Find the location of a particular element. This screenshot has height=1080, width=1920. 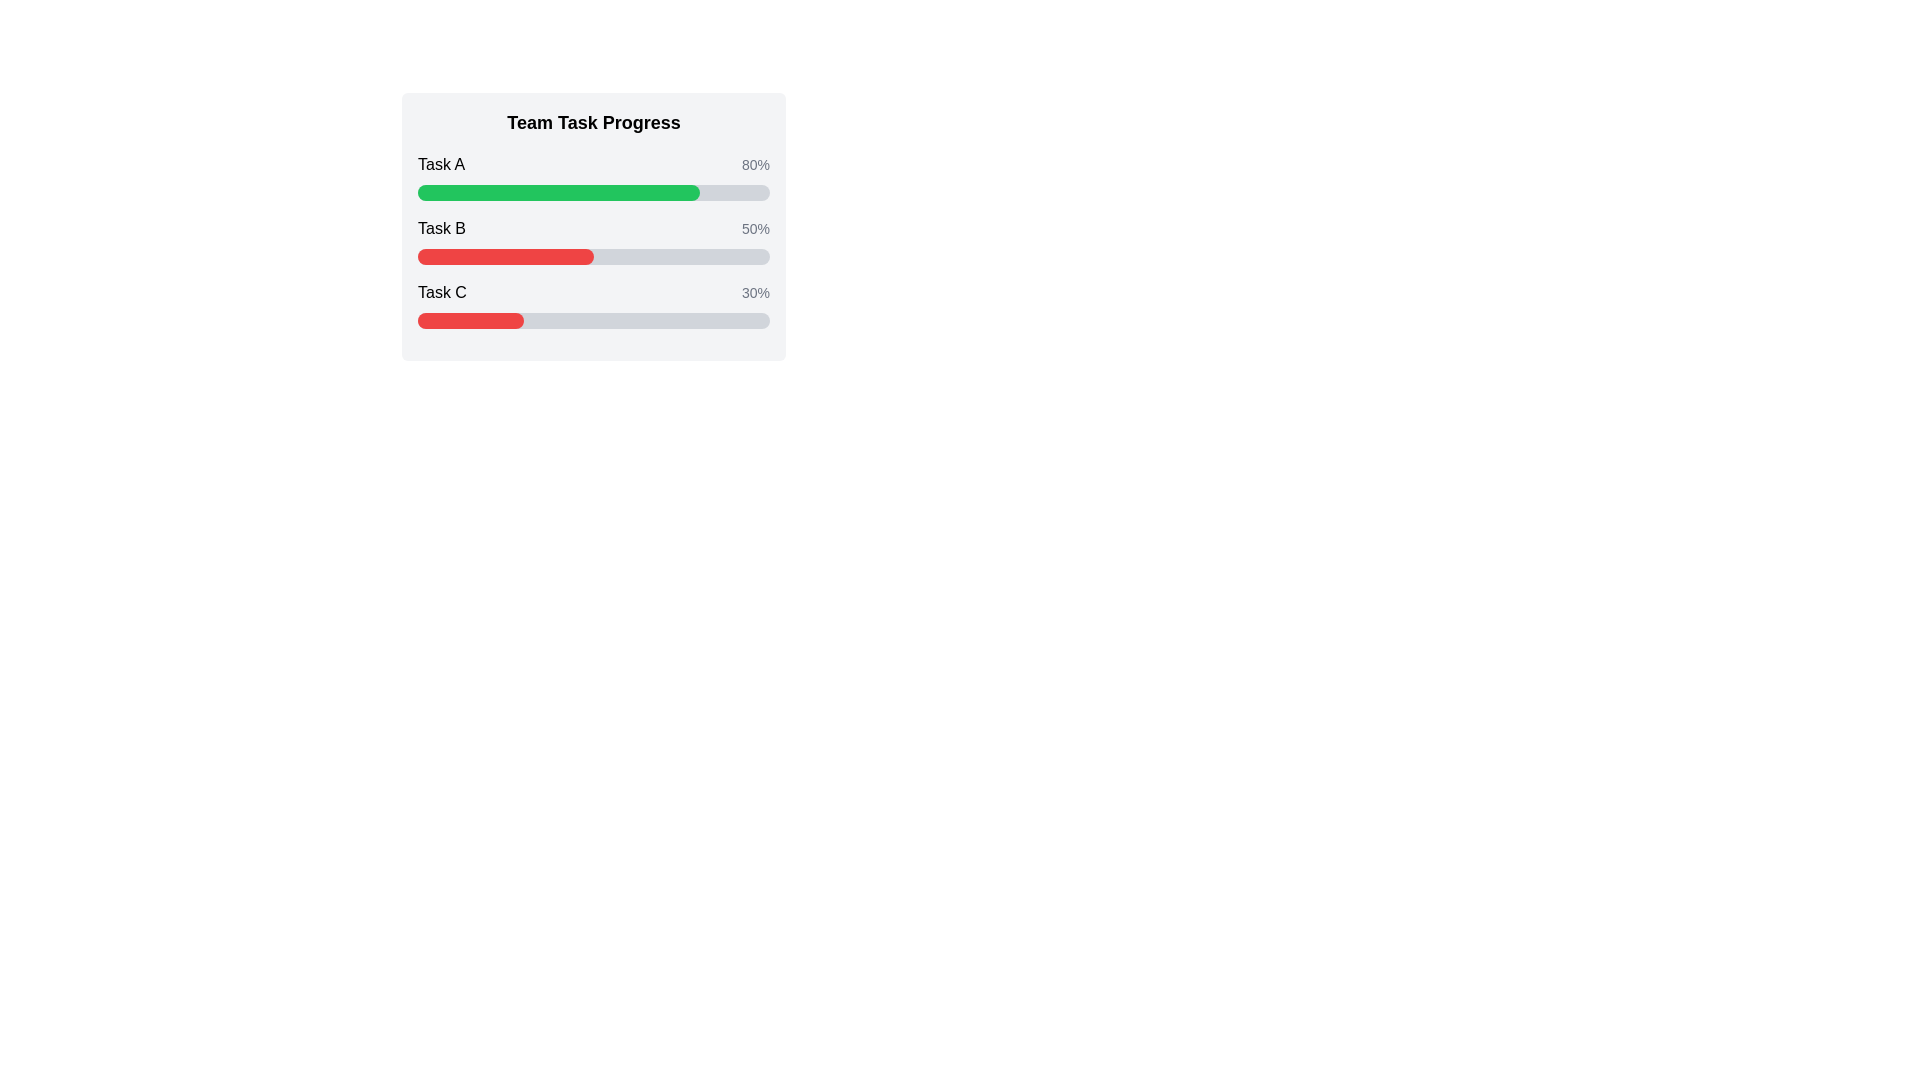

the progress bar for 'Task B' is located at coordinates (593, 239).